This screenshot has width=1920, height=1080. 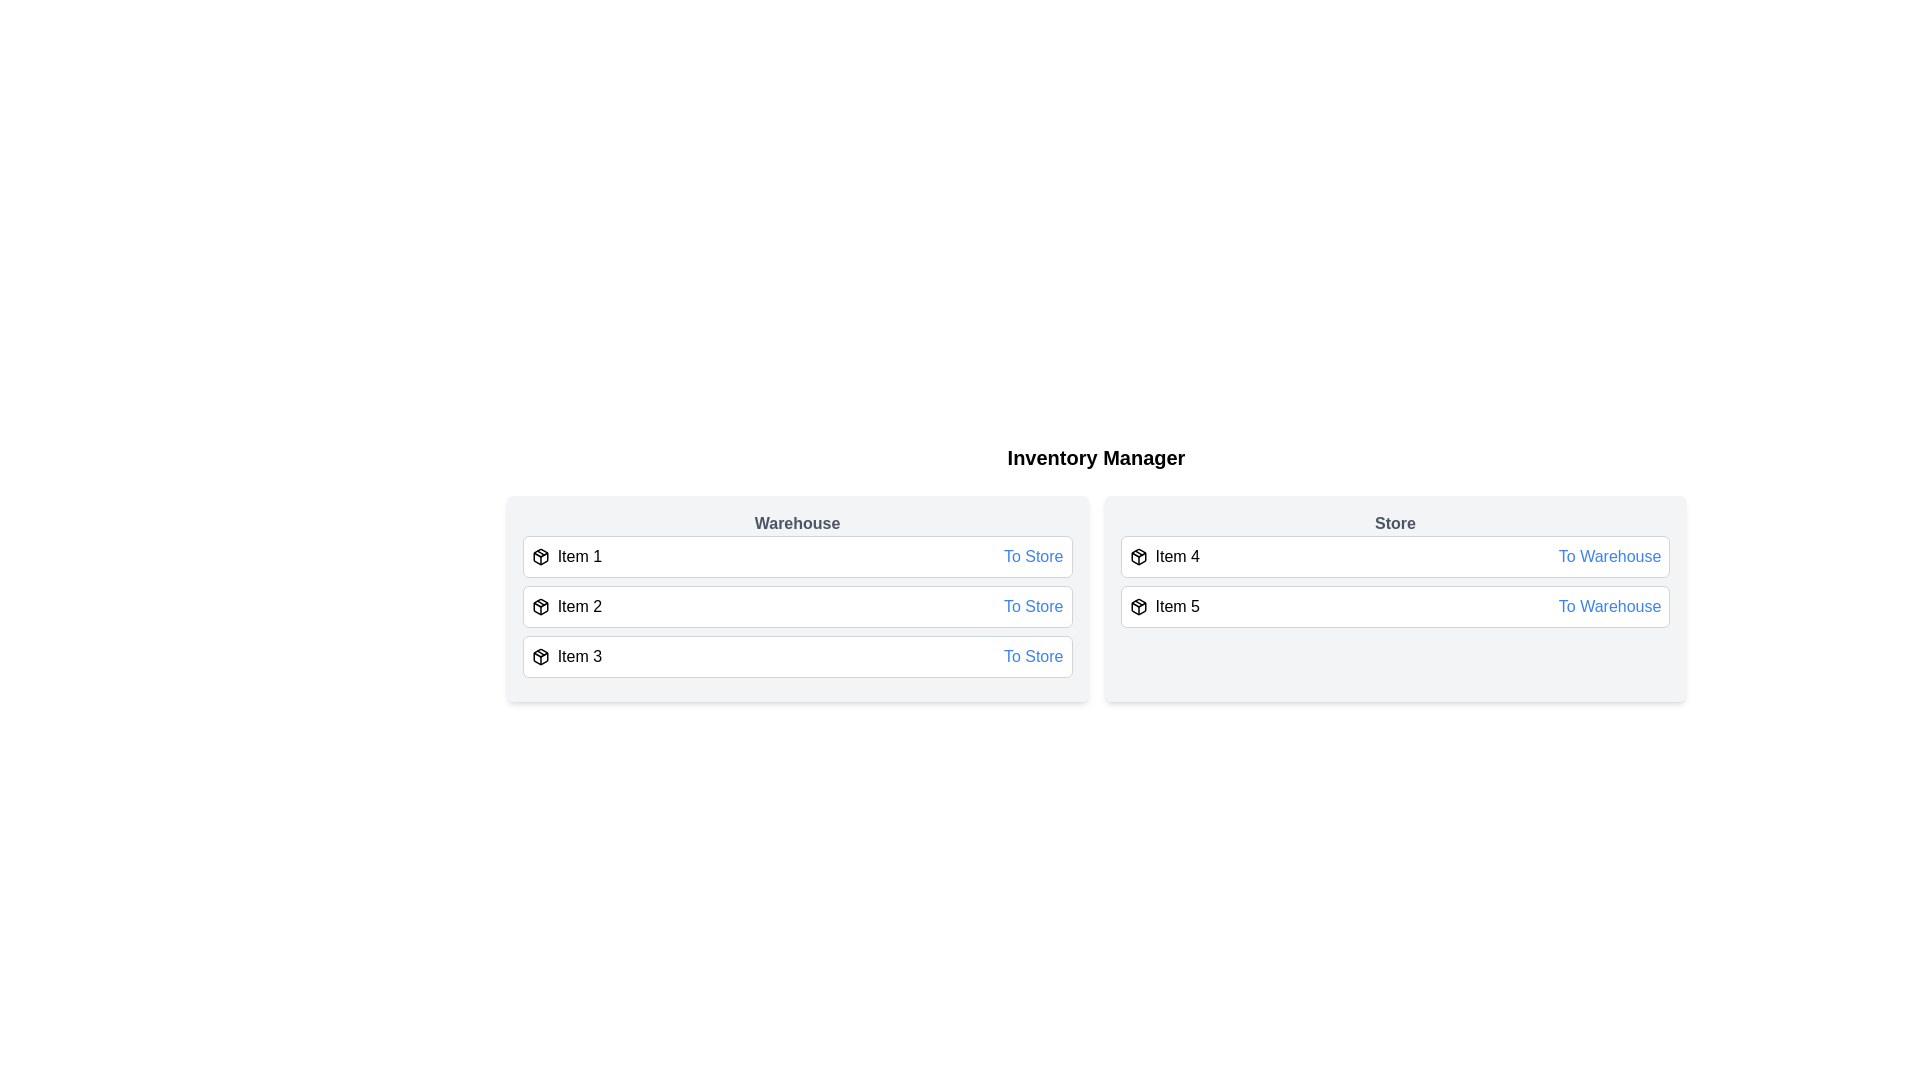 I want to click on the button to transfer Item 3 from Warehouse to <destination>, so click(x=1033, y=656).